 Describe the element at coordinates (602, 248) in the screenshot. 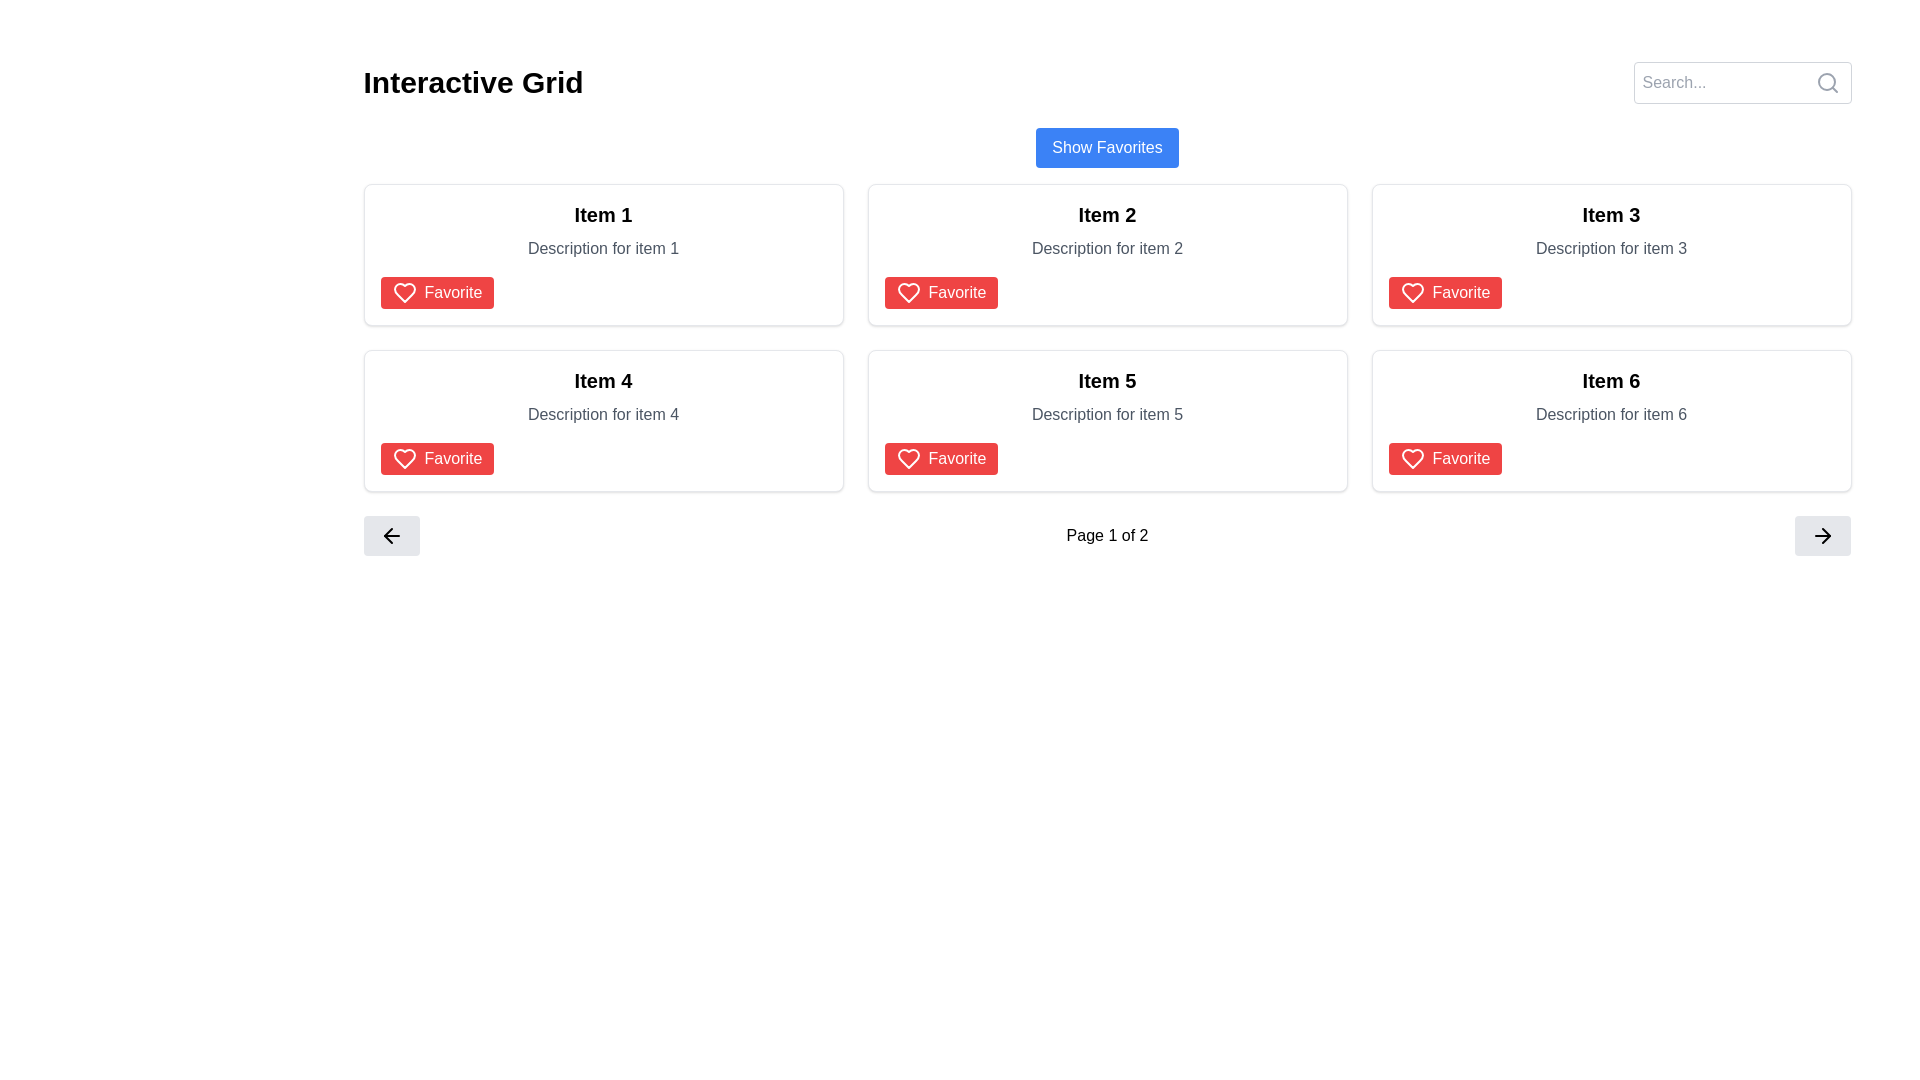

I see `the text segment that reads 'Description for item 1', located in the center area of the first card under the heading 'Item 1'` at that location.